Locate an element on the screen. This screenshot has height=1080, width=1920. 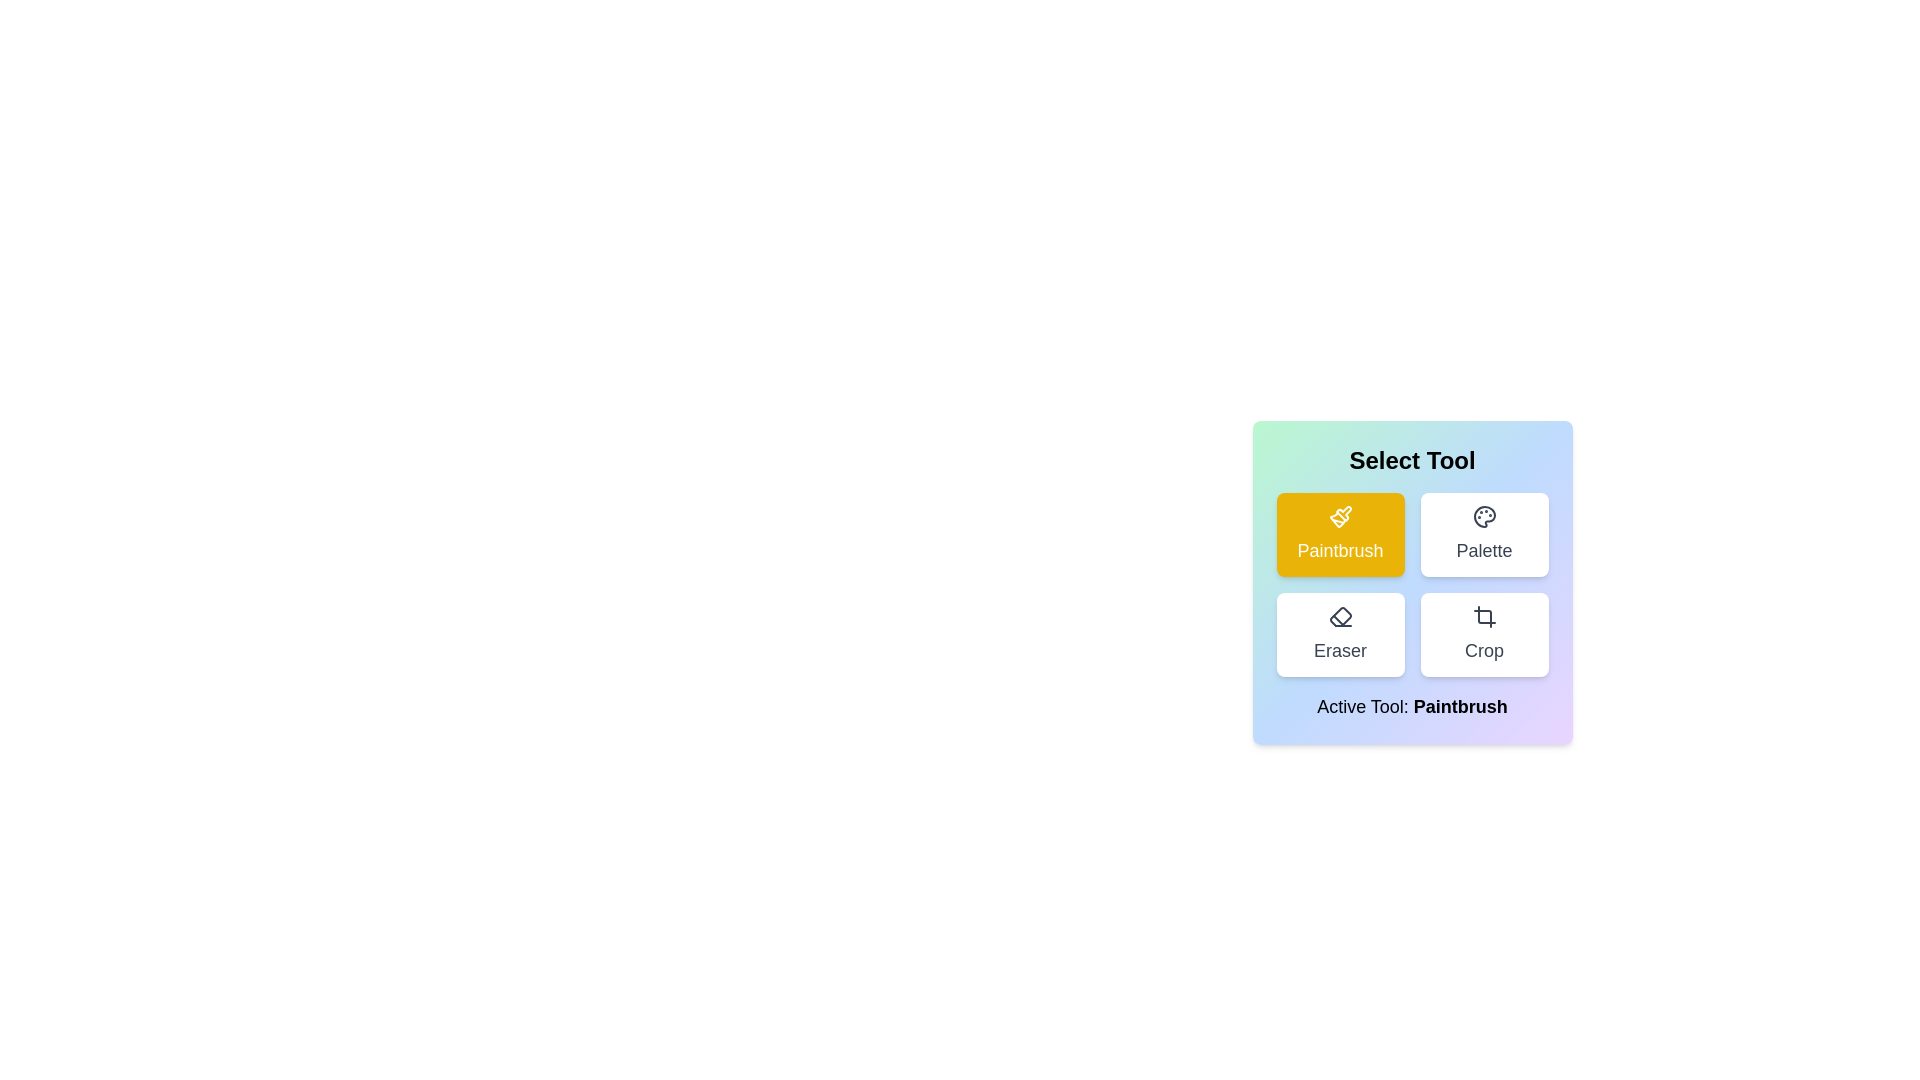
the button corresponding to the tool Crop is located at coordinates (1484, 635).